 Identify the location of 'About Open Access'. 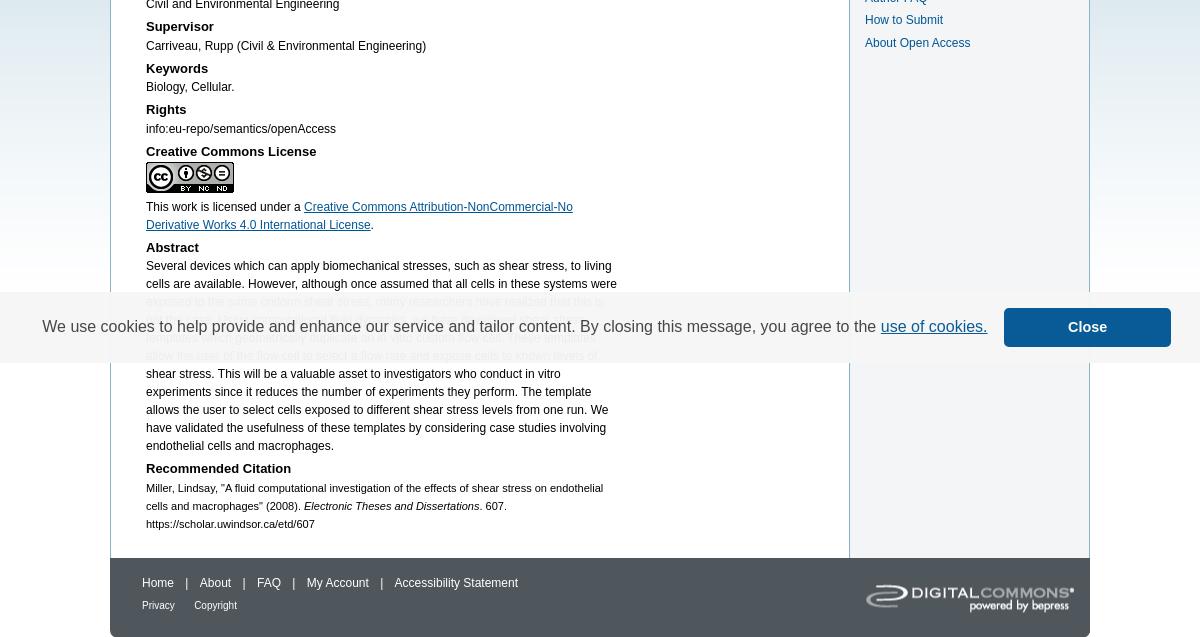
(917, 41).